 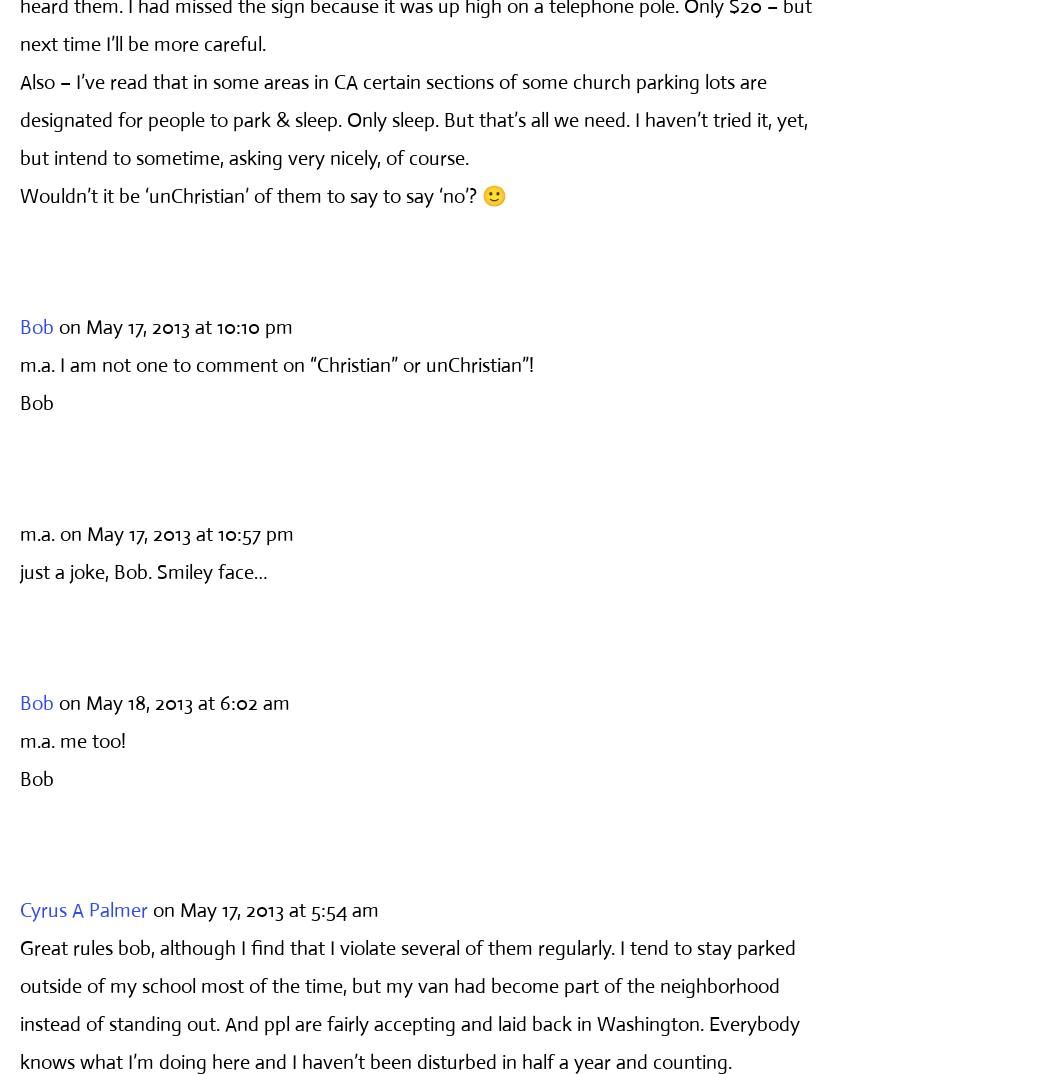 What do you see at coordinates (37, 533) in the screenshot?
I see `'m.a.'` at bounding box center [37, 533].